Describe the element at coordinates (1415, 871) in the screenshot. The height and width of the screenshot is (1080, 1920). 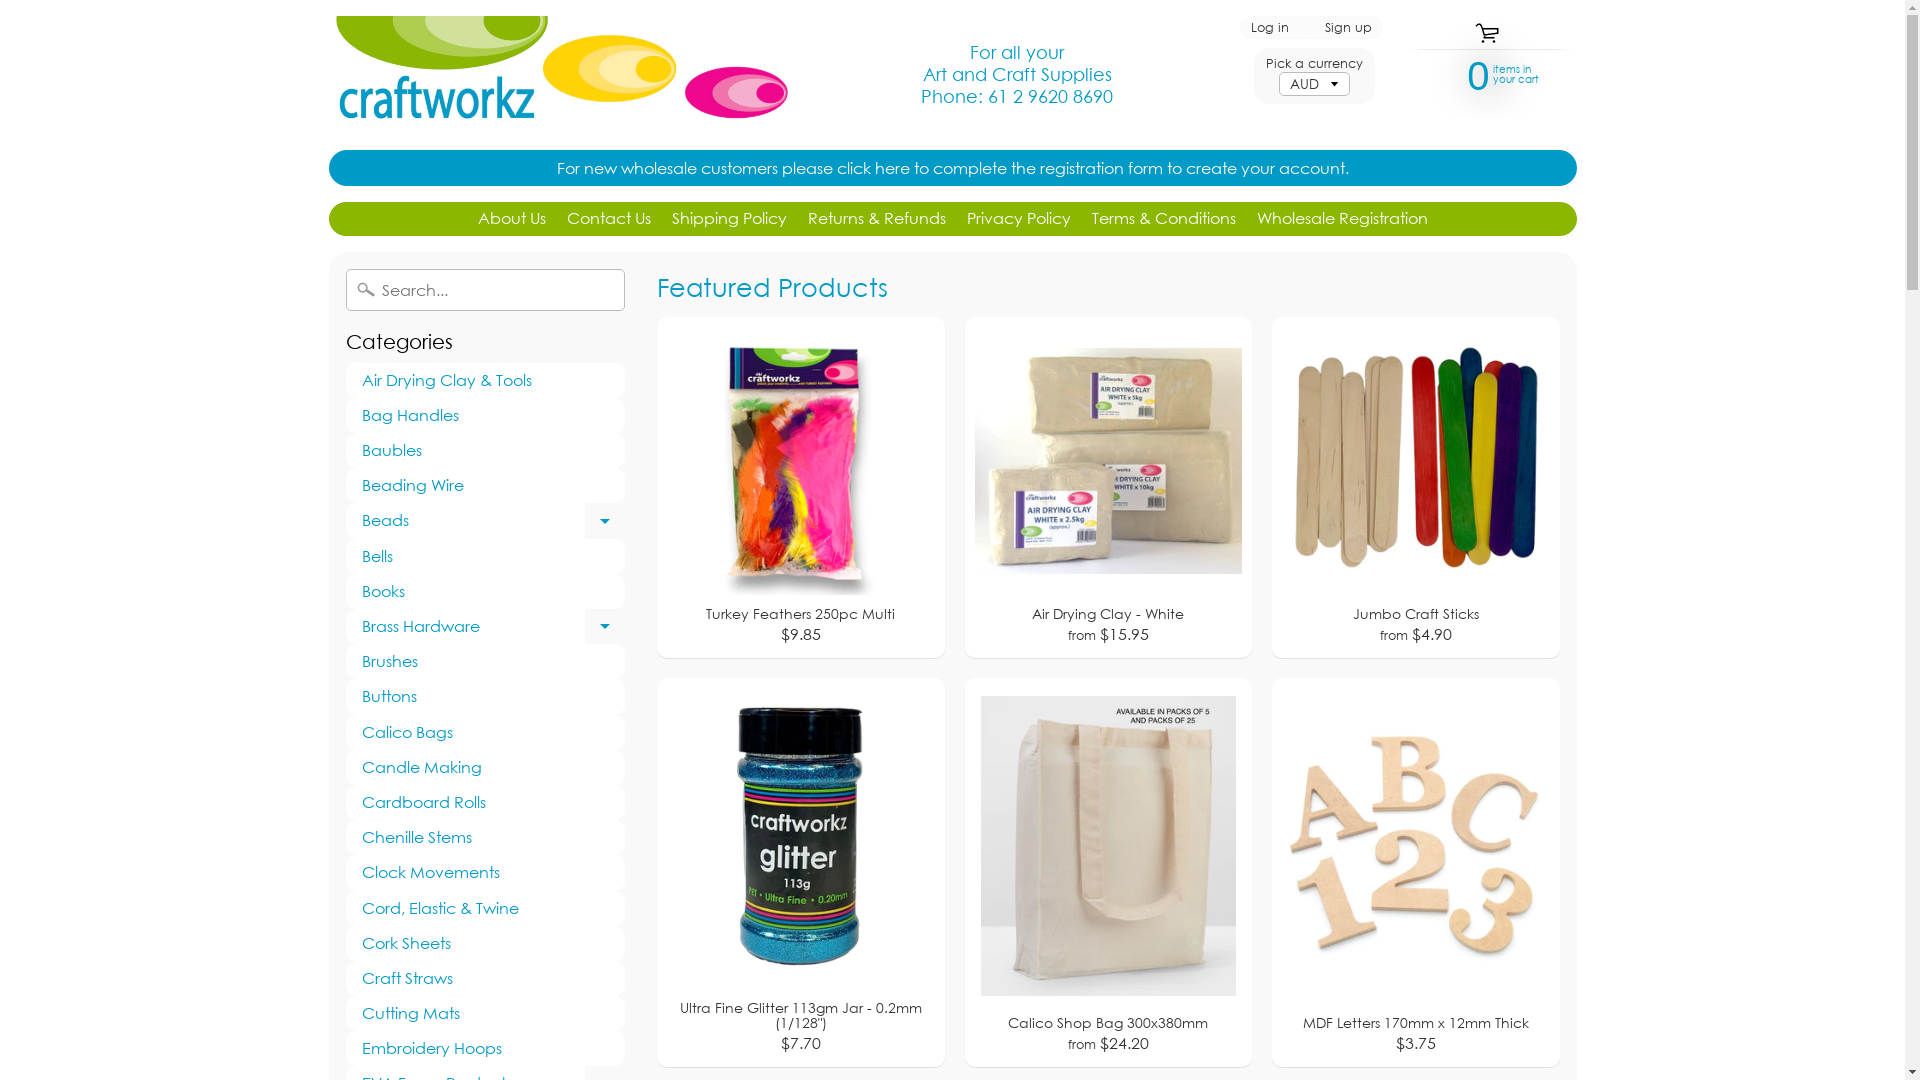
I see `'MDF Letters 170mm x 12mm Thick` at that location.